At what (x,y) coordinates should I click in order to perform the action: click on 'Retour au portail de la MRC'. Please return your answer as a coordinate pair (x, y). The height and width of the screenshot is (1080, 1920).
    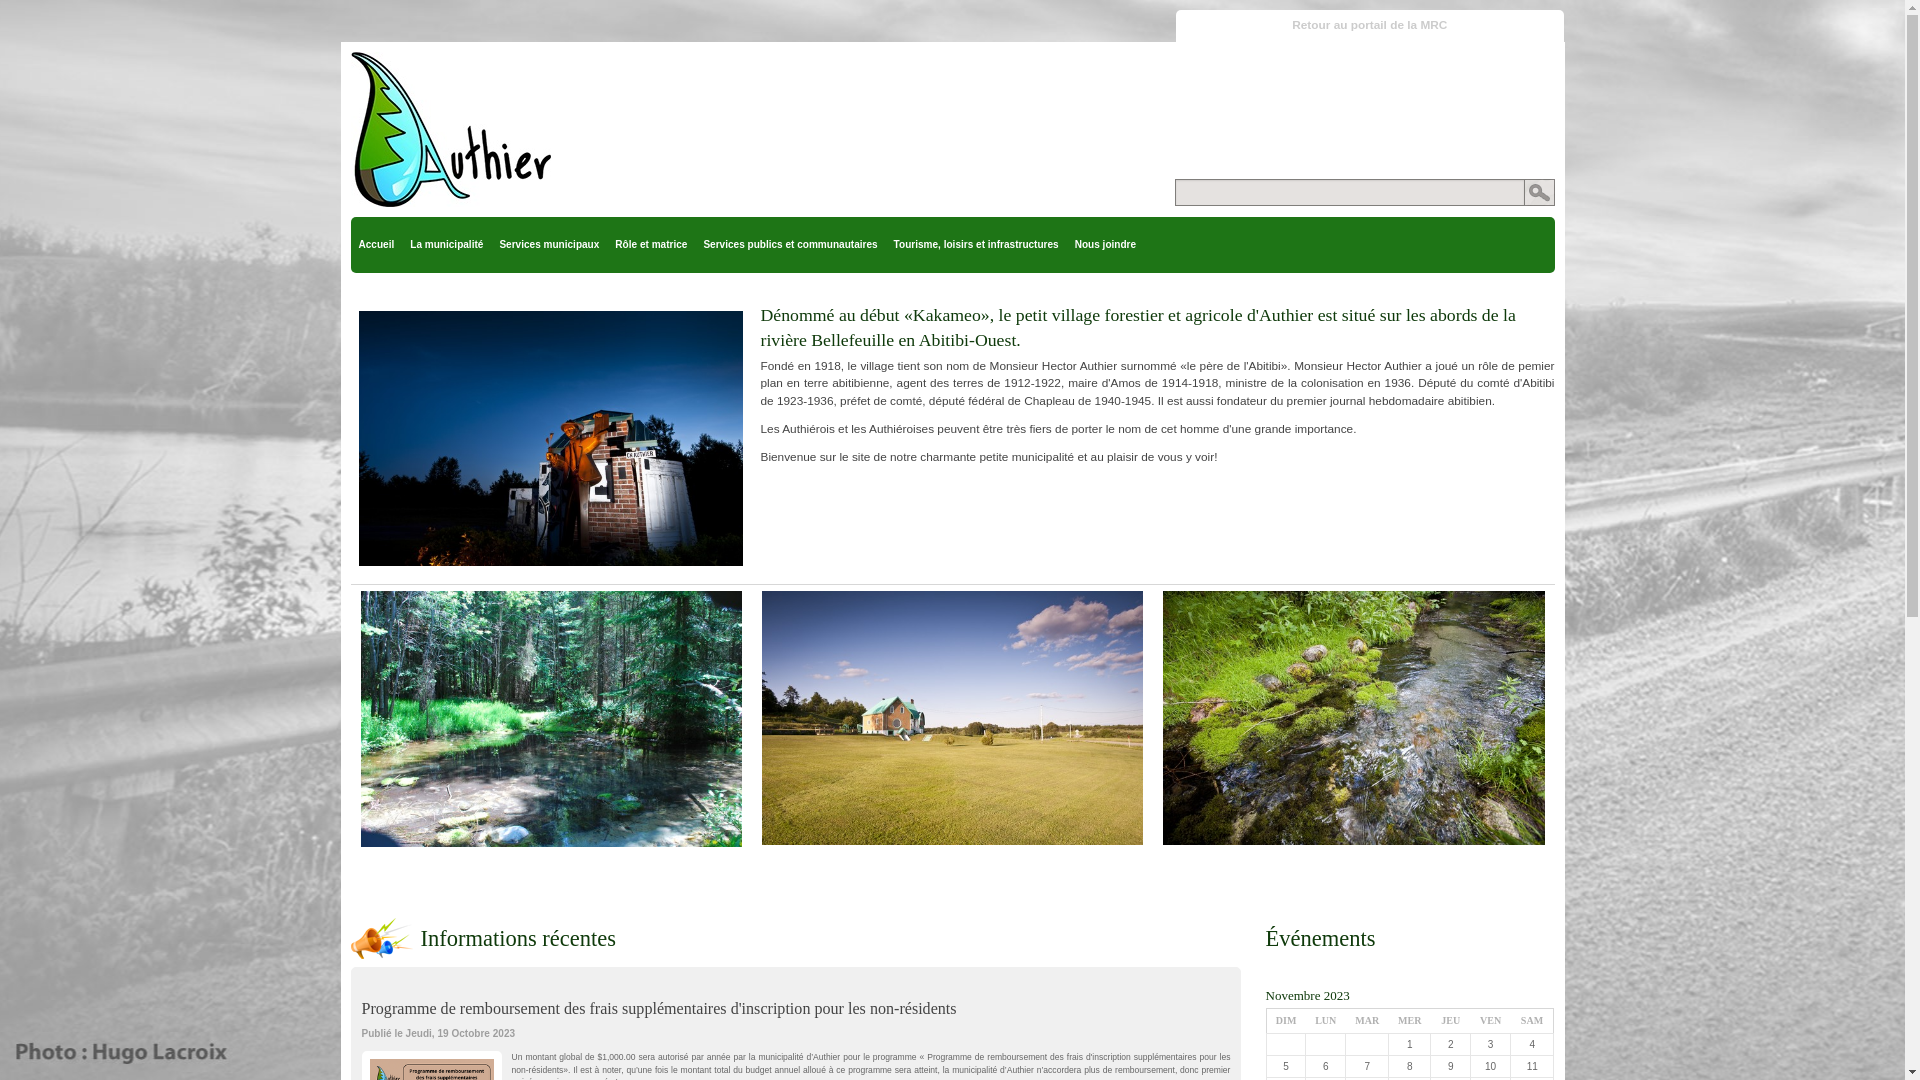
    Looking at the image, I should click on (1368, 26).